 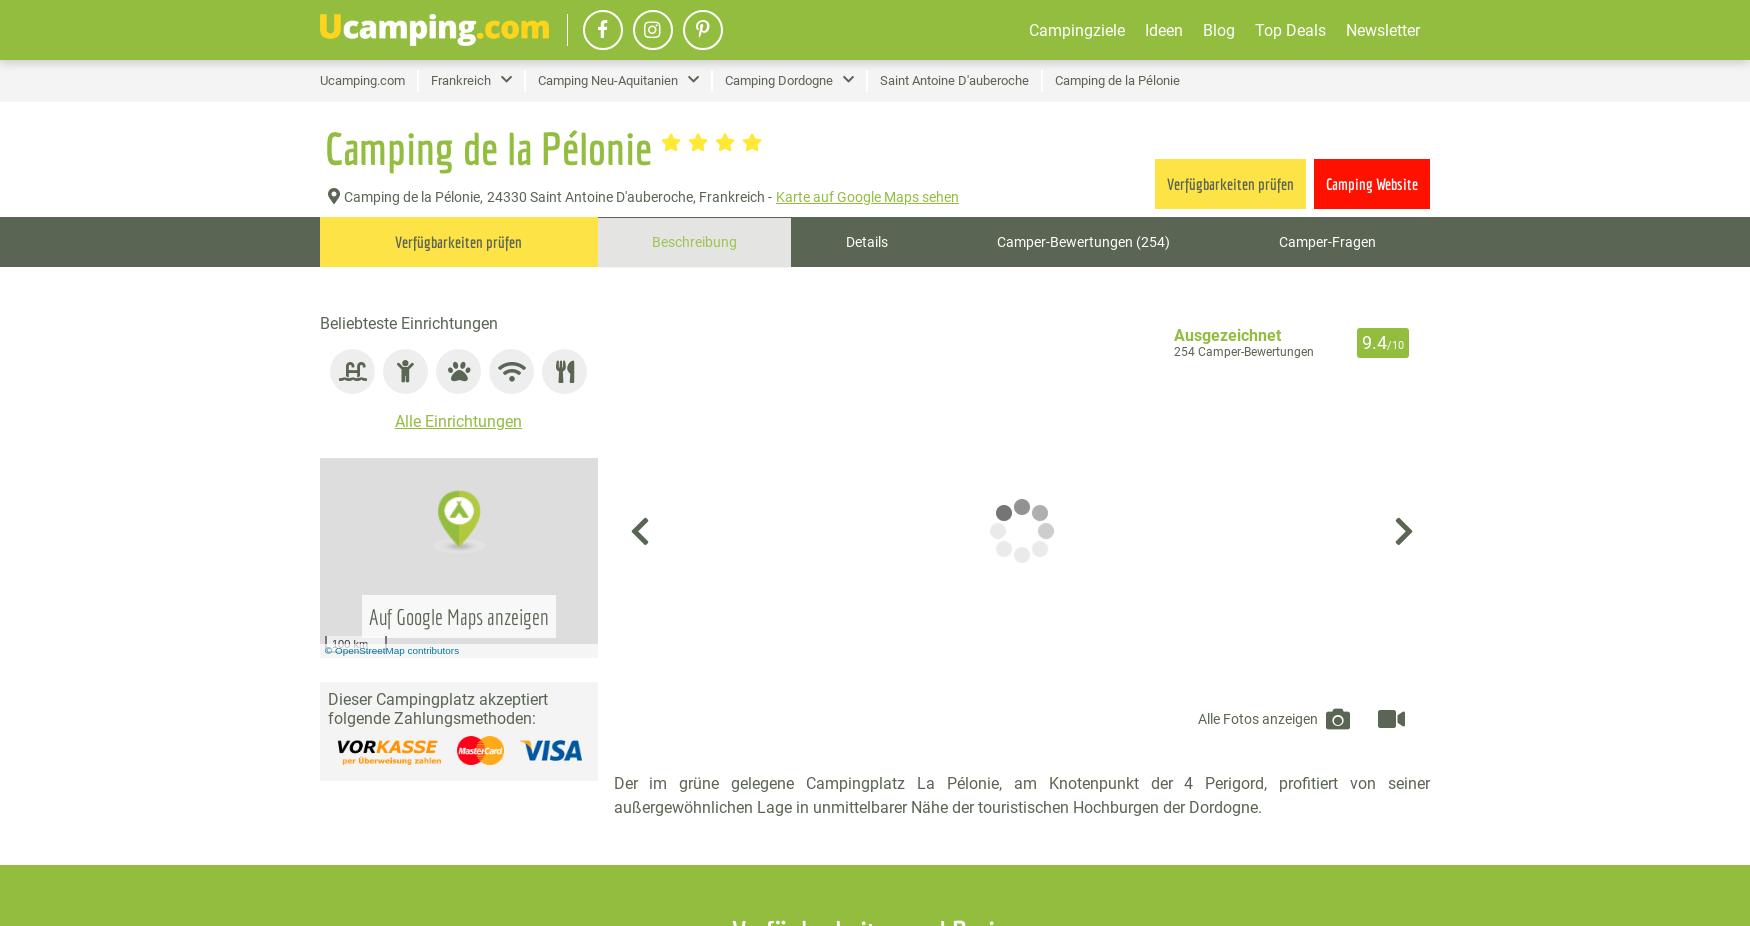 I want to click on 'Camping mit Privatsanitär', so click(x=1371, y=156).